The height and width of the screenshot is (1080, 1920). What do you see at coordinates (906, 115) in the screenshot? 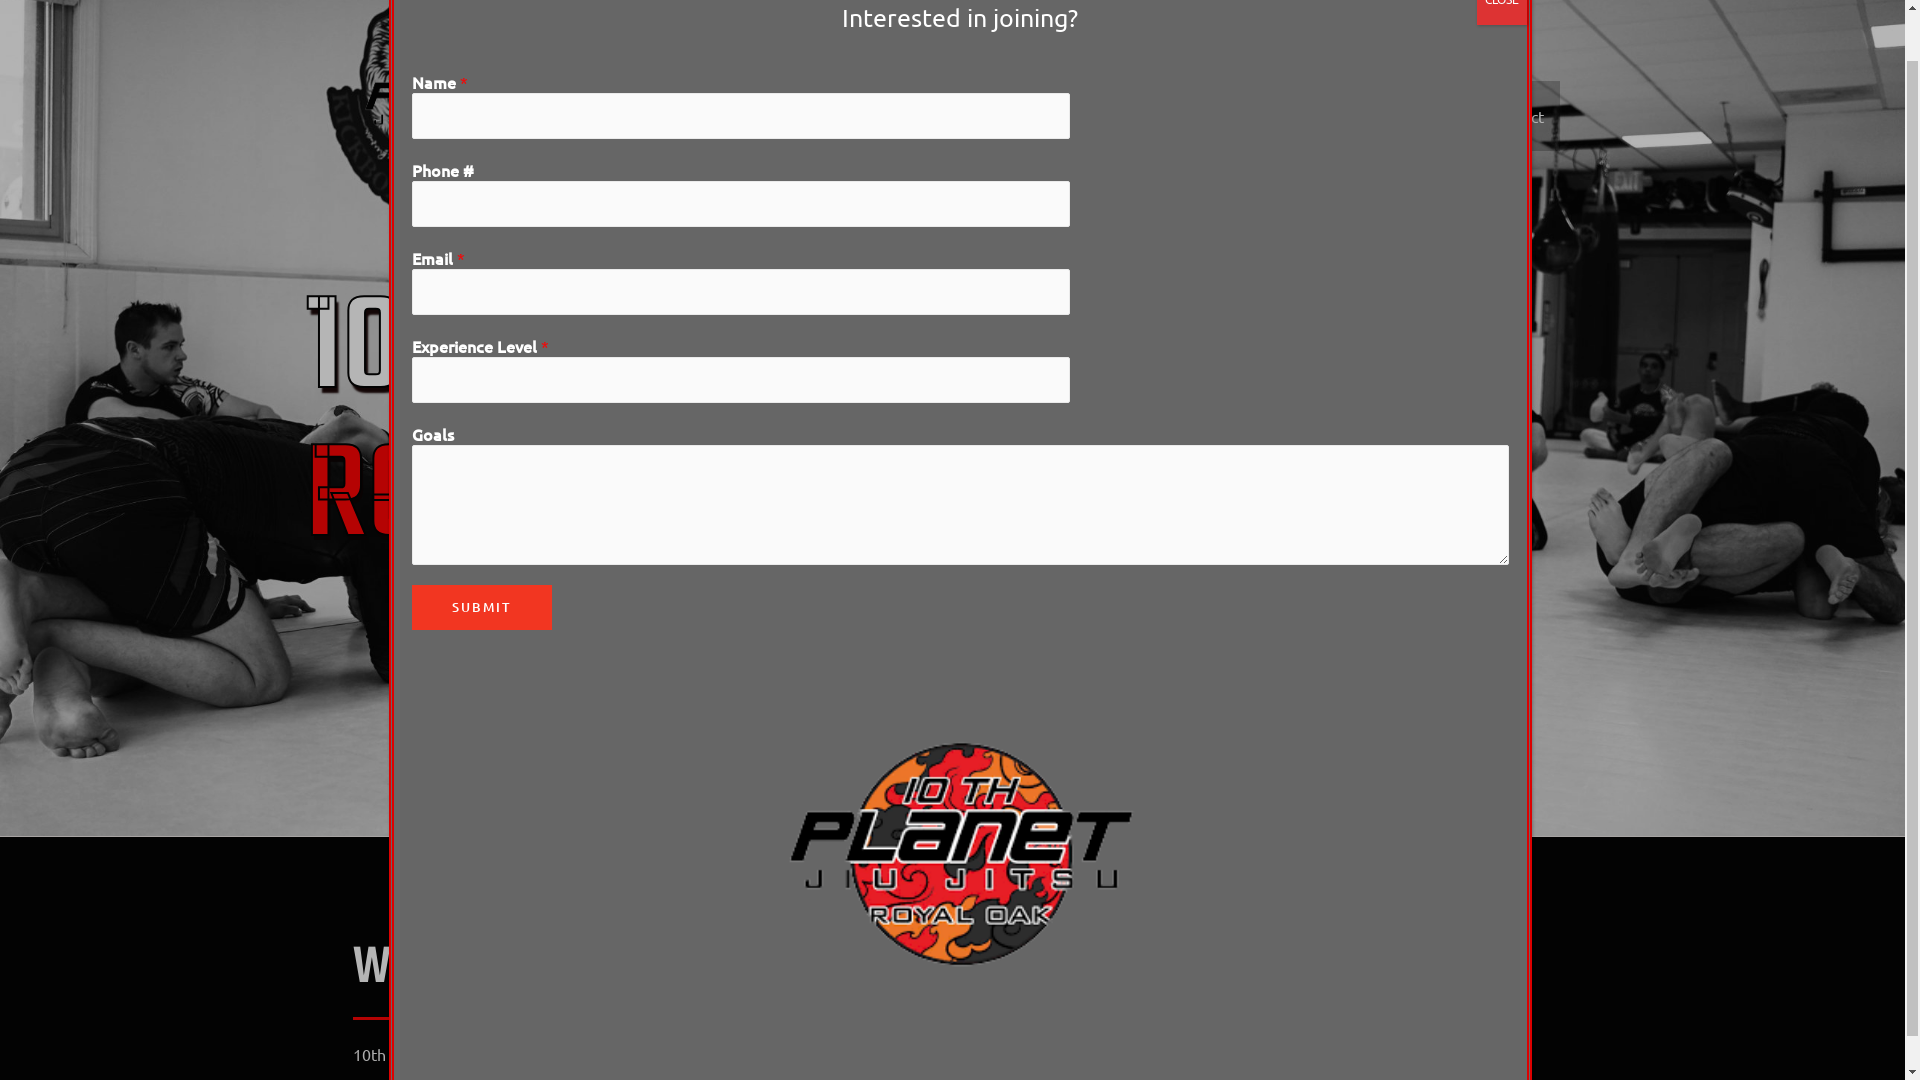
I see `'Home'` at bounding box center [906, 115].